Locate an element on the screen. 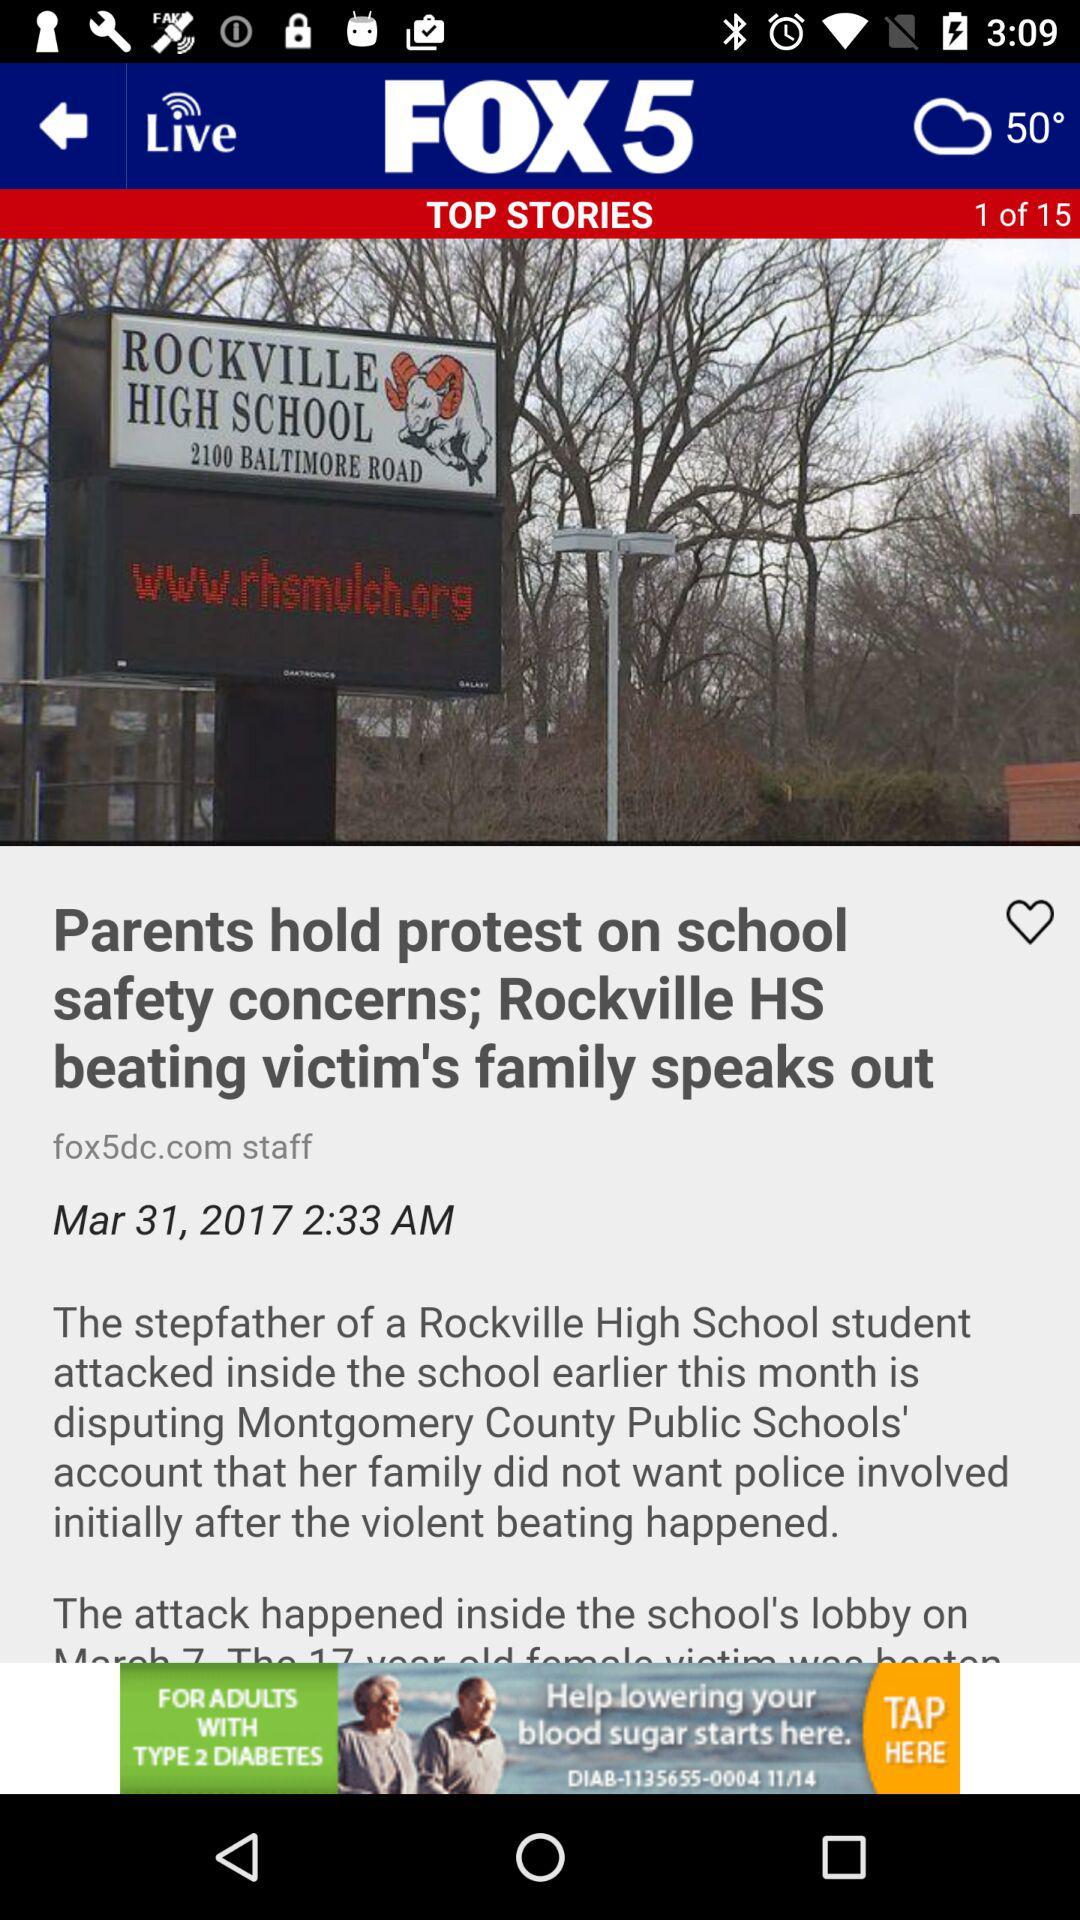  advertisement is located at coordinates (540, 1727).